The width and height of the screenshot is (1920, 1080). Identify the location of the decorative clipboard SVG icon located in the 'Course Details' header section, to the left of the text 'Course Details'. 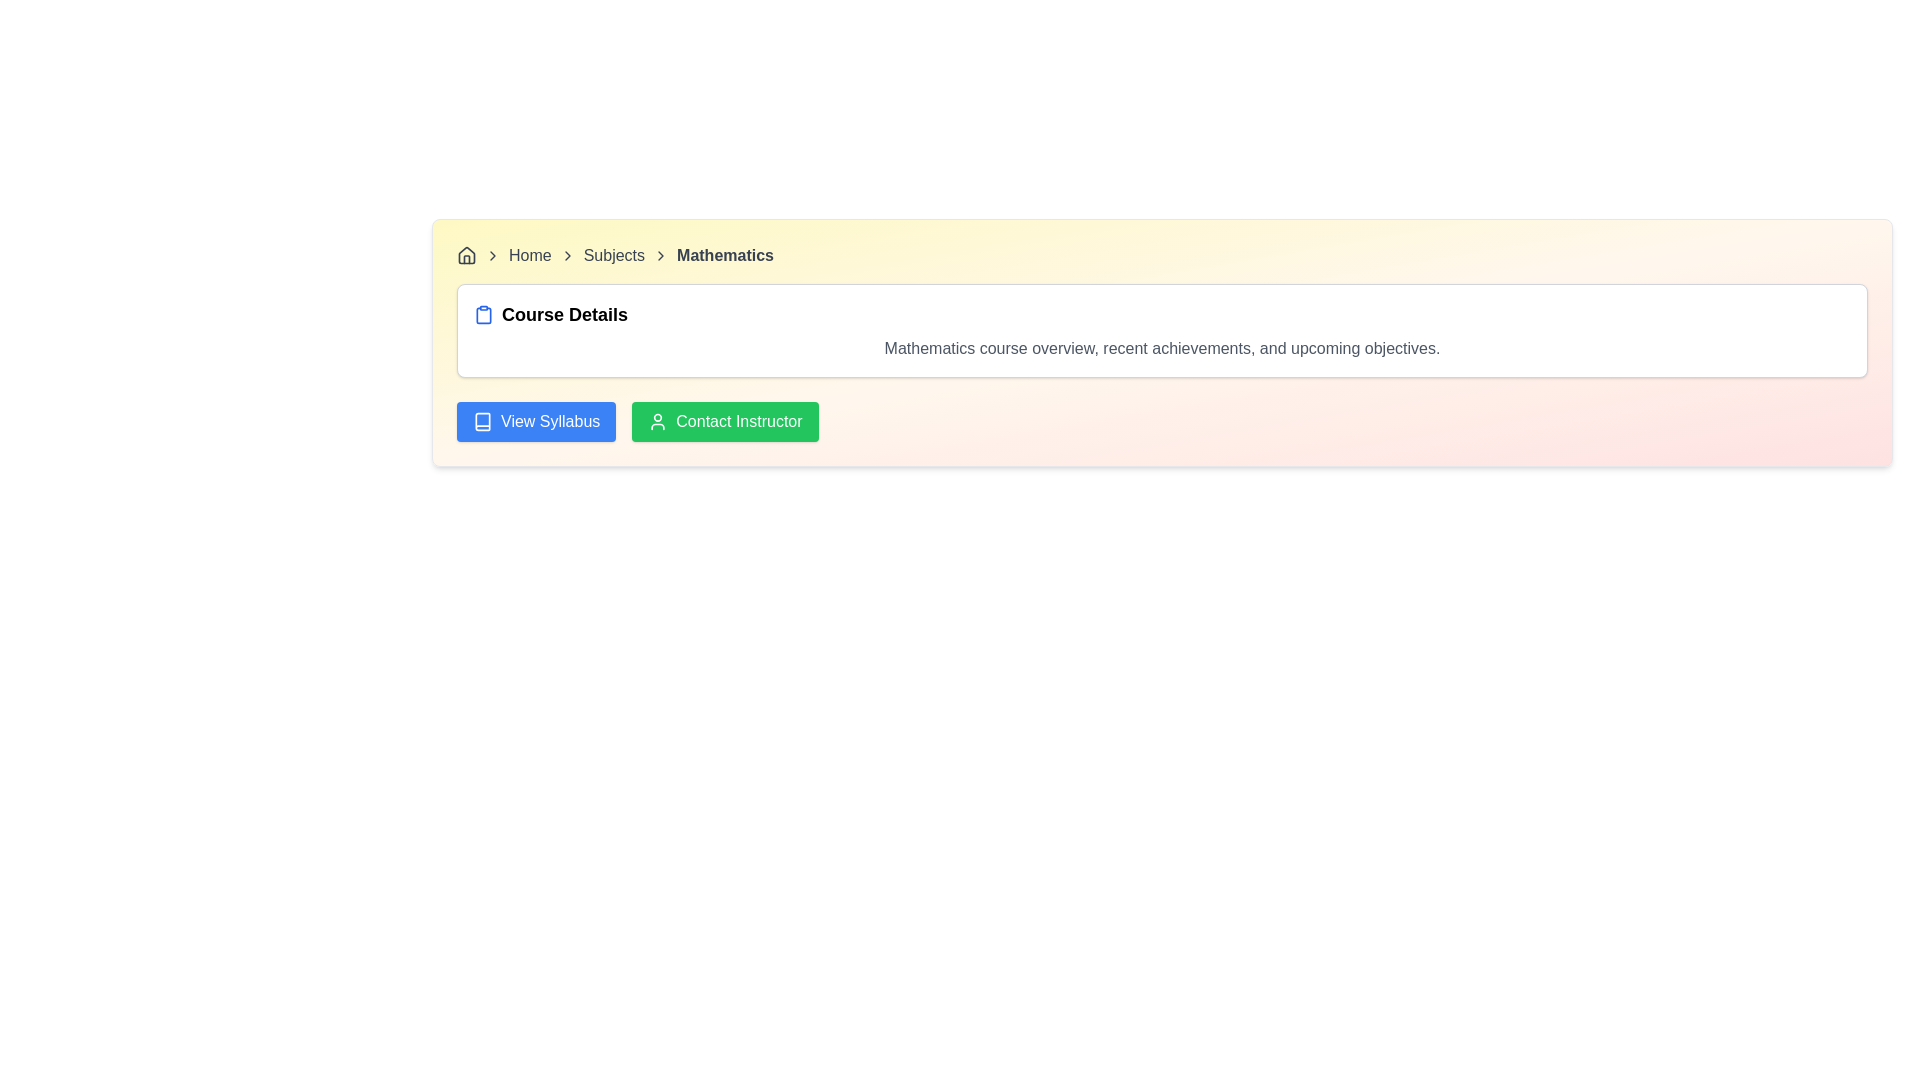
(484, 315).